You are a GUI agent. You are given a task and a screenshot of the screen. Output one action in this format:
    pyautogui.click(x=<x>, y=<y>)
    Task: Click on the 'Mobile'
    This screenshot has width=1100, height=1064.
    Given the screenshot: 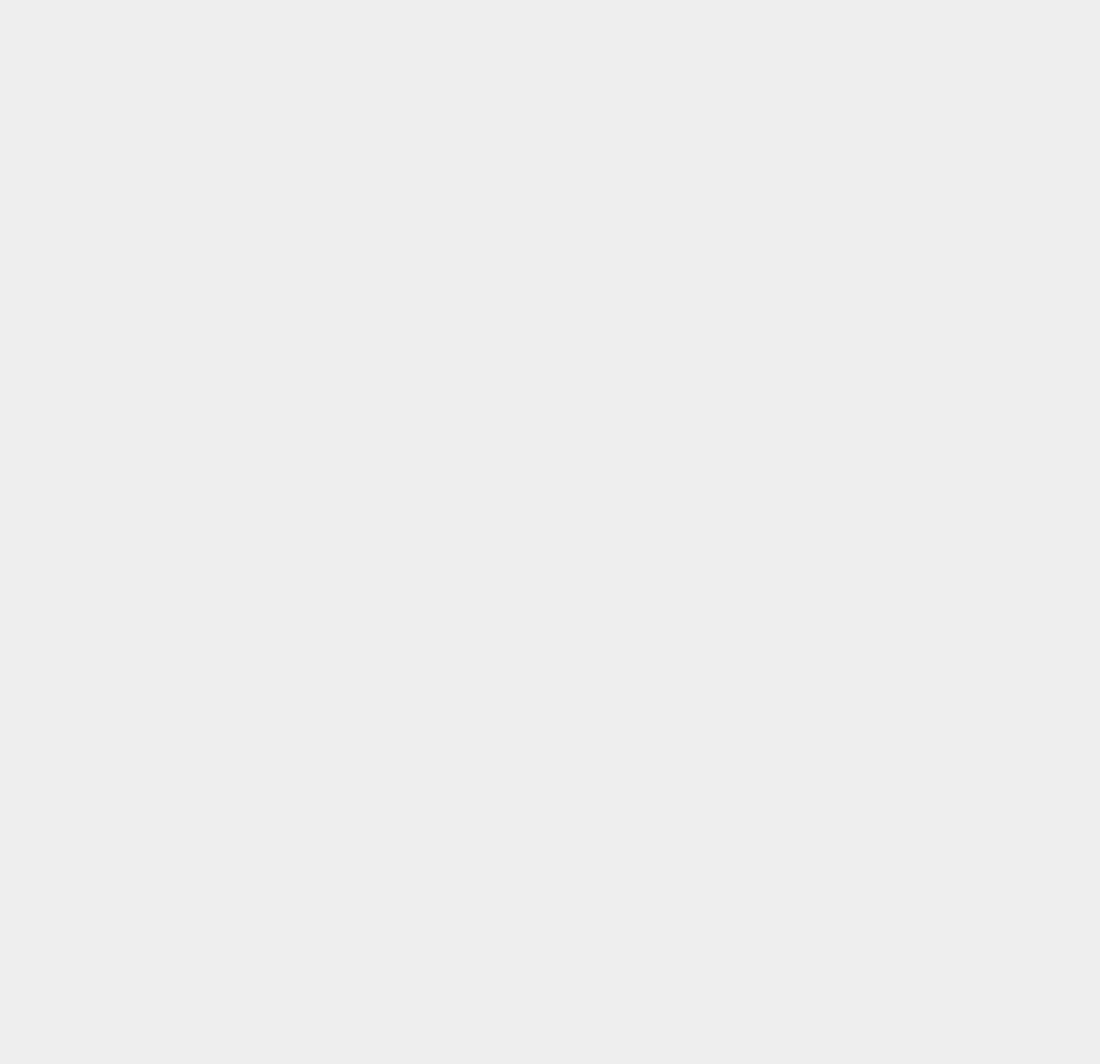 What is the action you would take?
    pyautogui.click(x=778, y=432)
    